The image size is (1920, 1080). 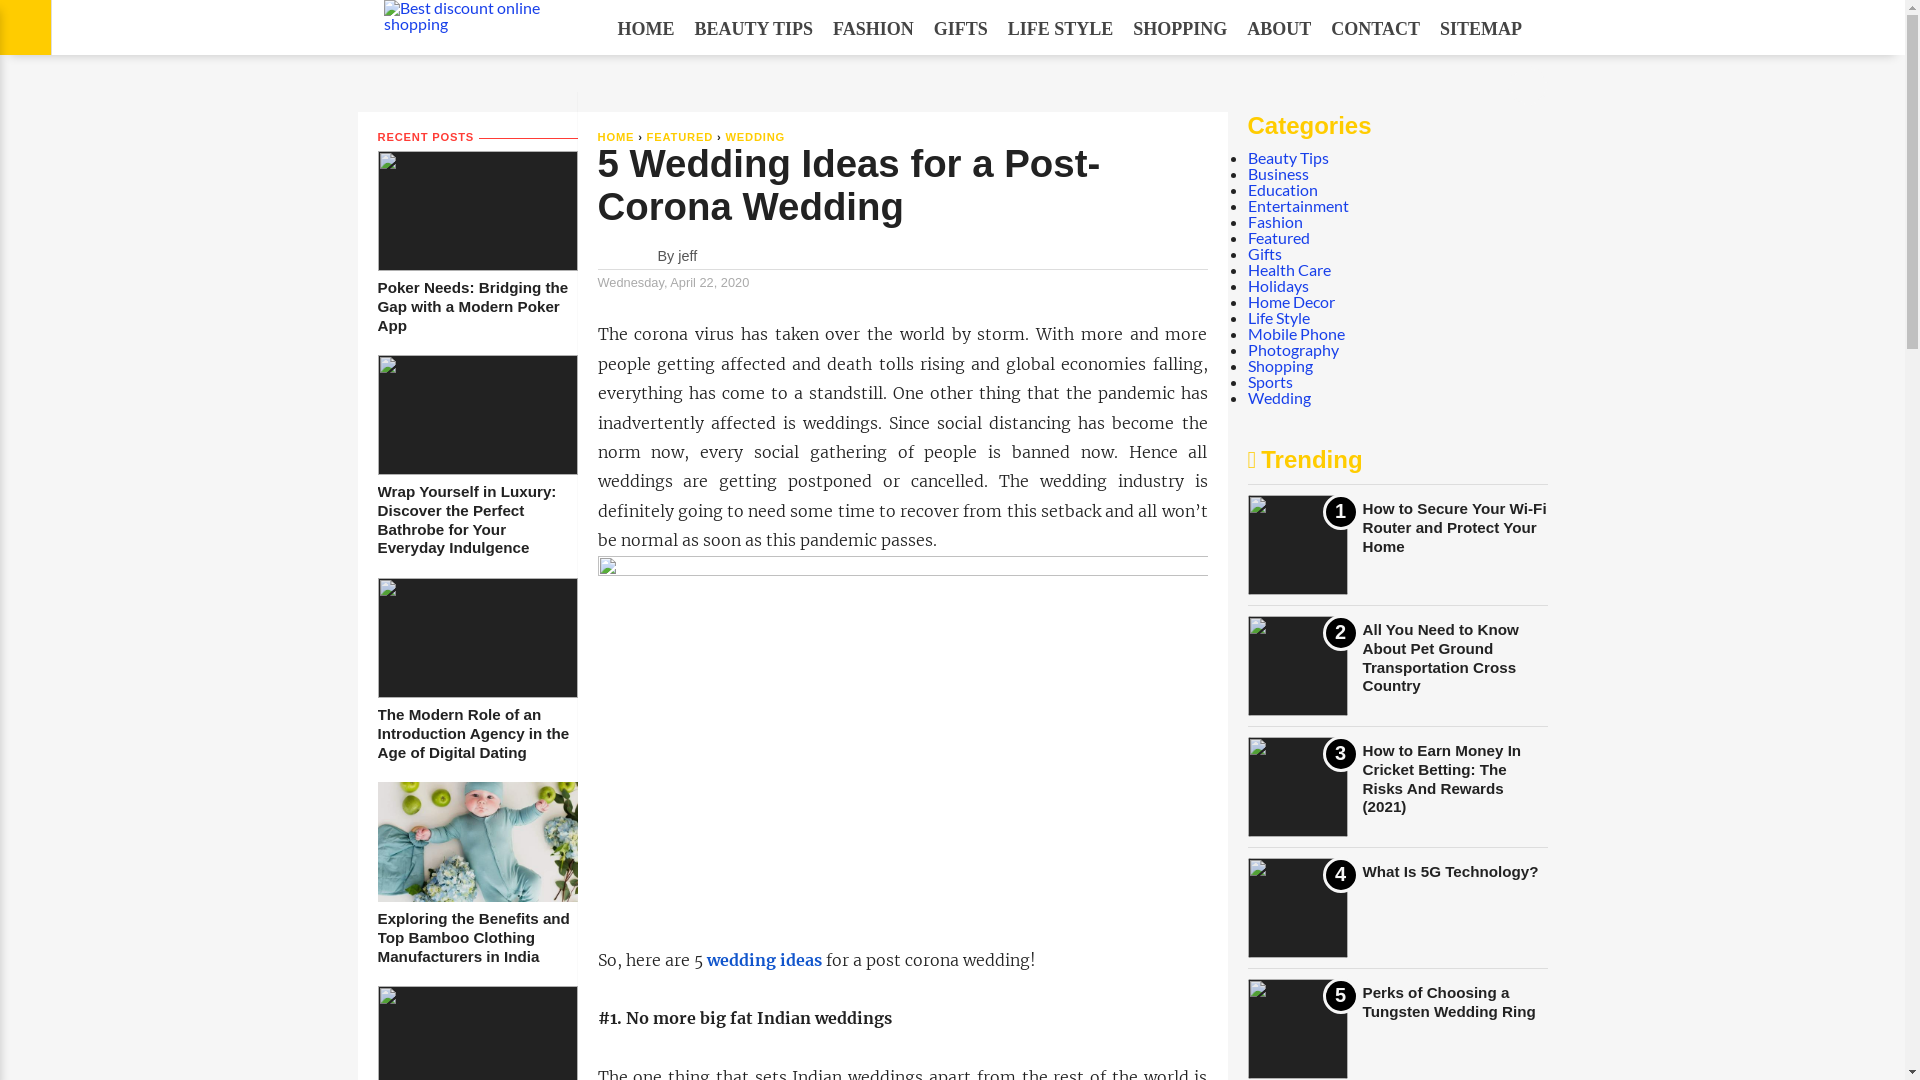 I want to click on 'ABOUT', so click(x=1277, y=29).